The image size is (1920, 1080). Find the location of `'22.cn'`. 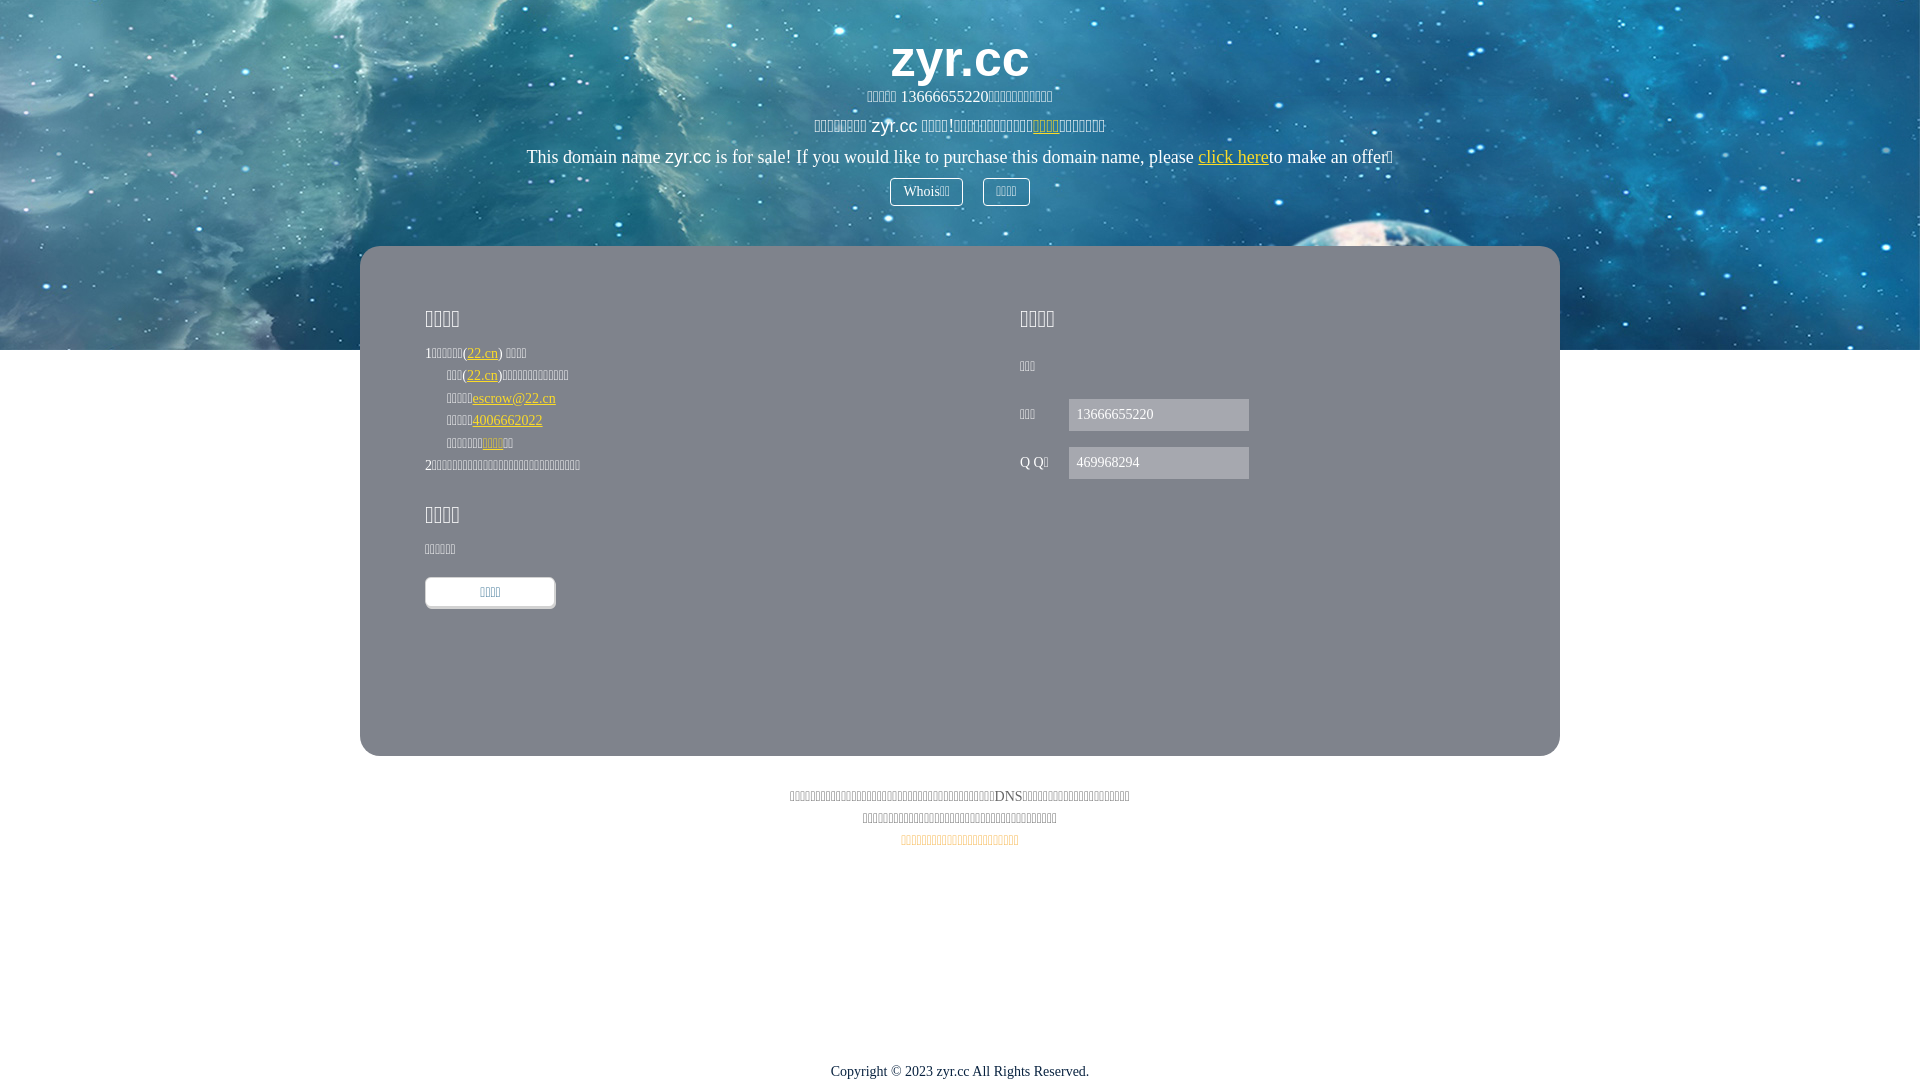

'22.cn' is located at coordinates (482, 352).